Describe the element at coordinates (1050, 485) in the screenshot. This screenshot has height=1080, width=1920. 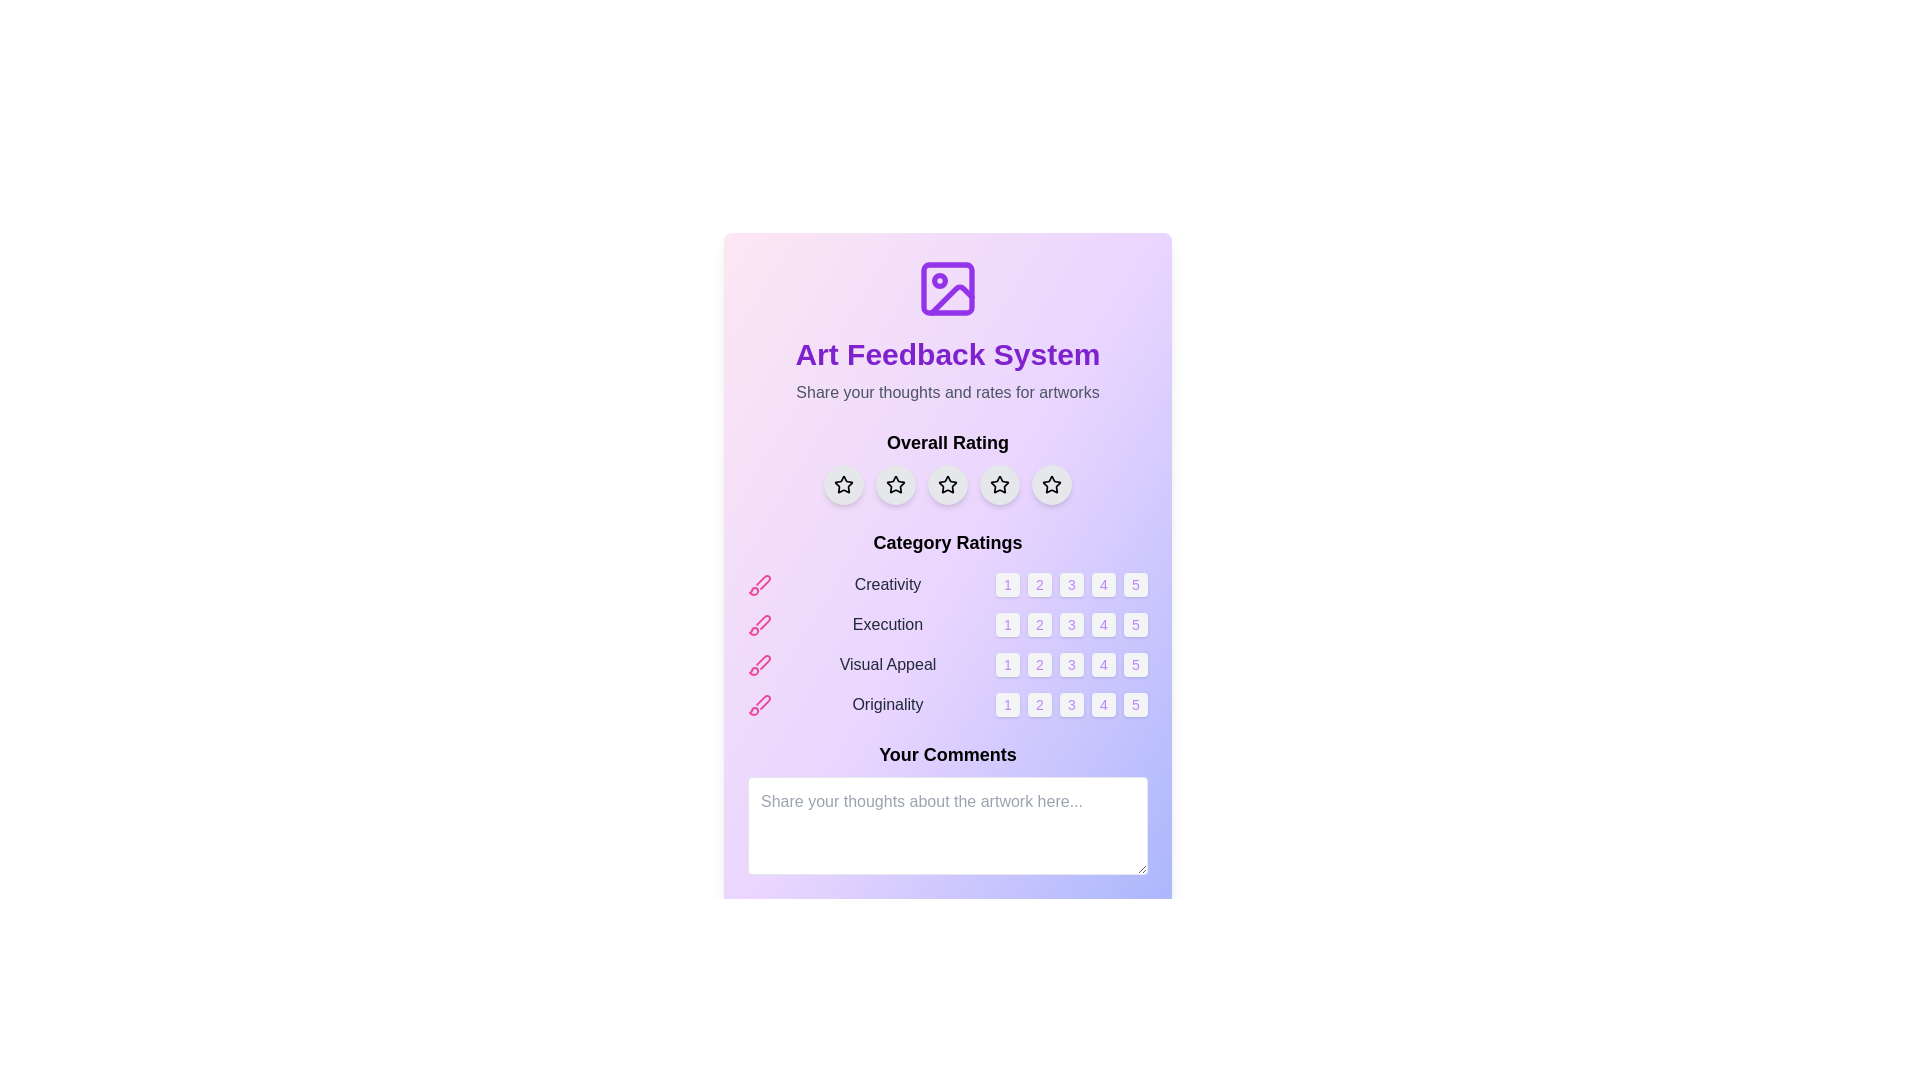
I see `the fifth star icon in the five-star rating system` at that location.